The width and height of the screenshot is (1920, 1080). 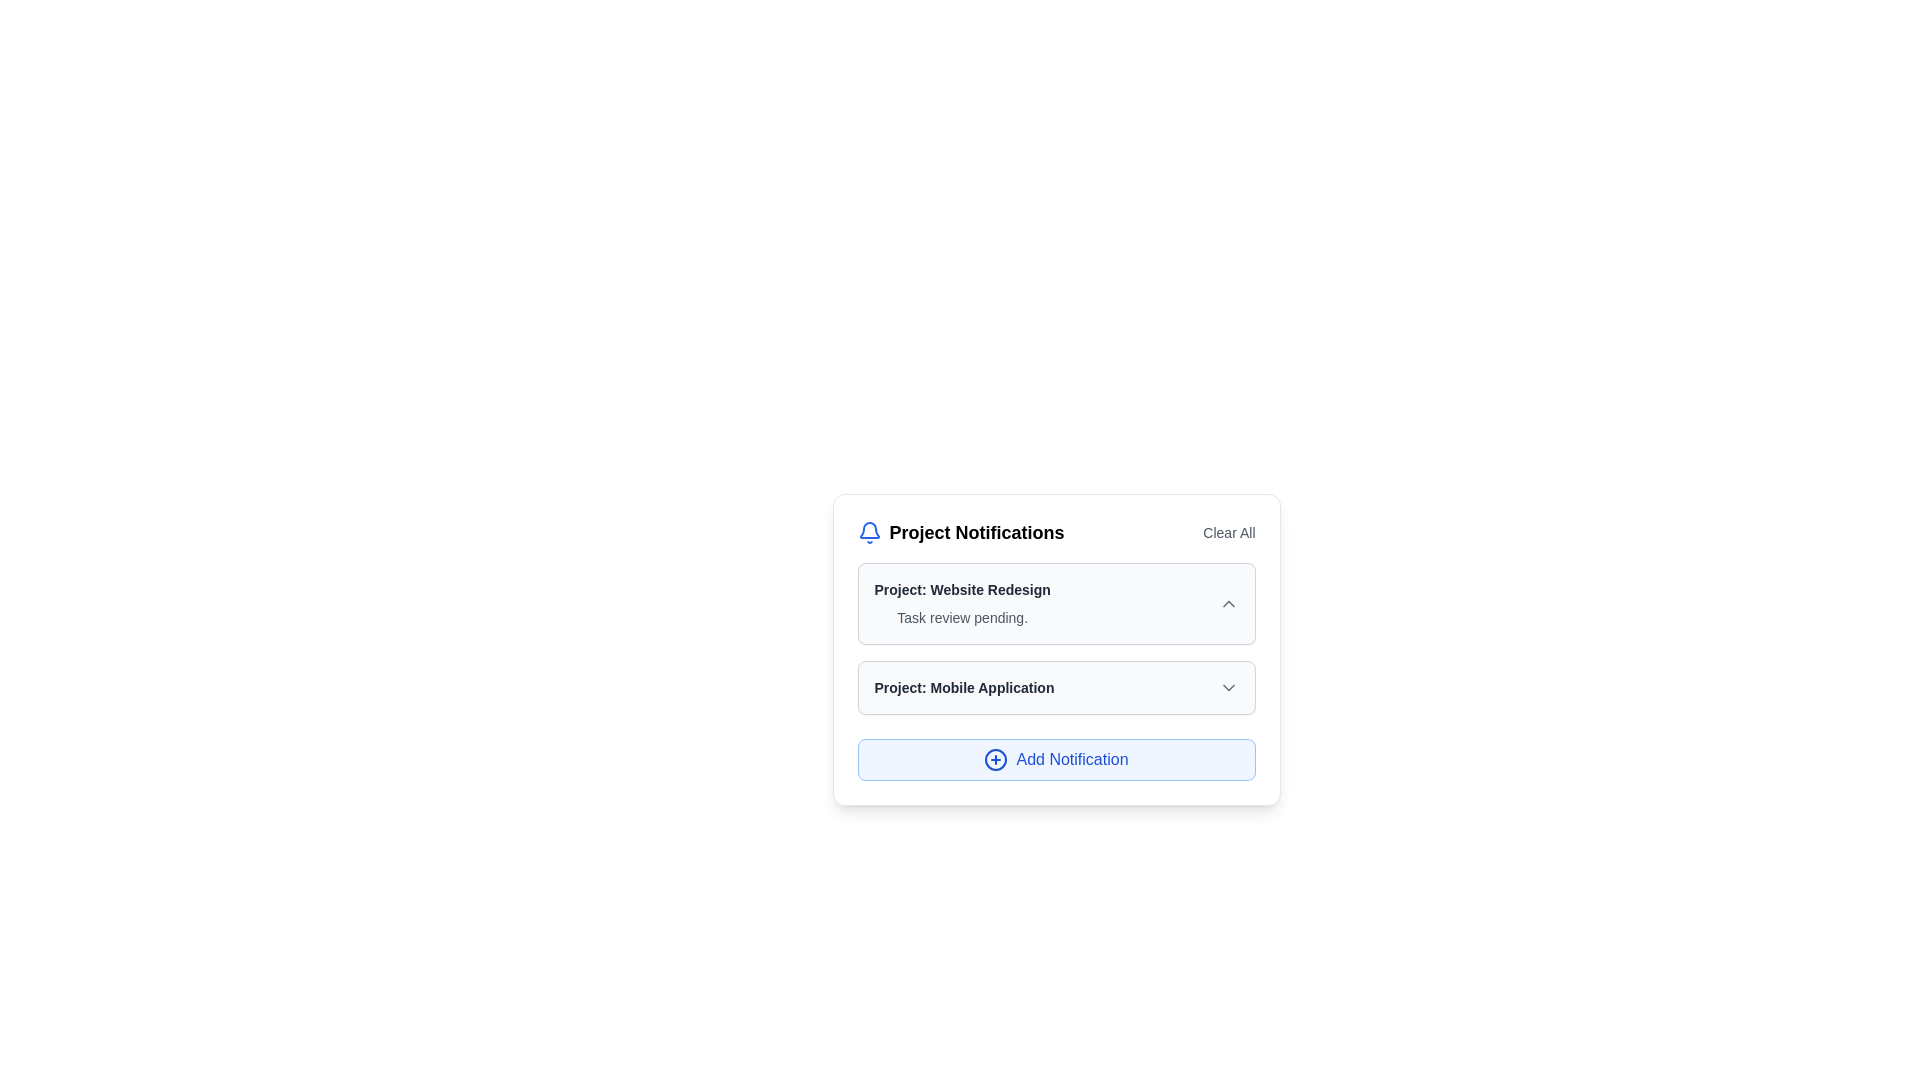 What do you see at coordinates (962, 589) in the screenshot?
I see `the title text of the project notification located in the 'Project Notifications' card, which is positioned above the 'Task review pending' text` at bounding box center [962, 589].